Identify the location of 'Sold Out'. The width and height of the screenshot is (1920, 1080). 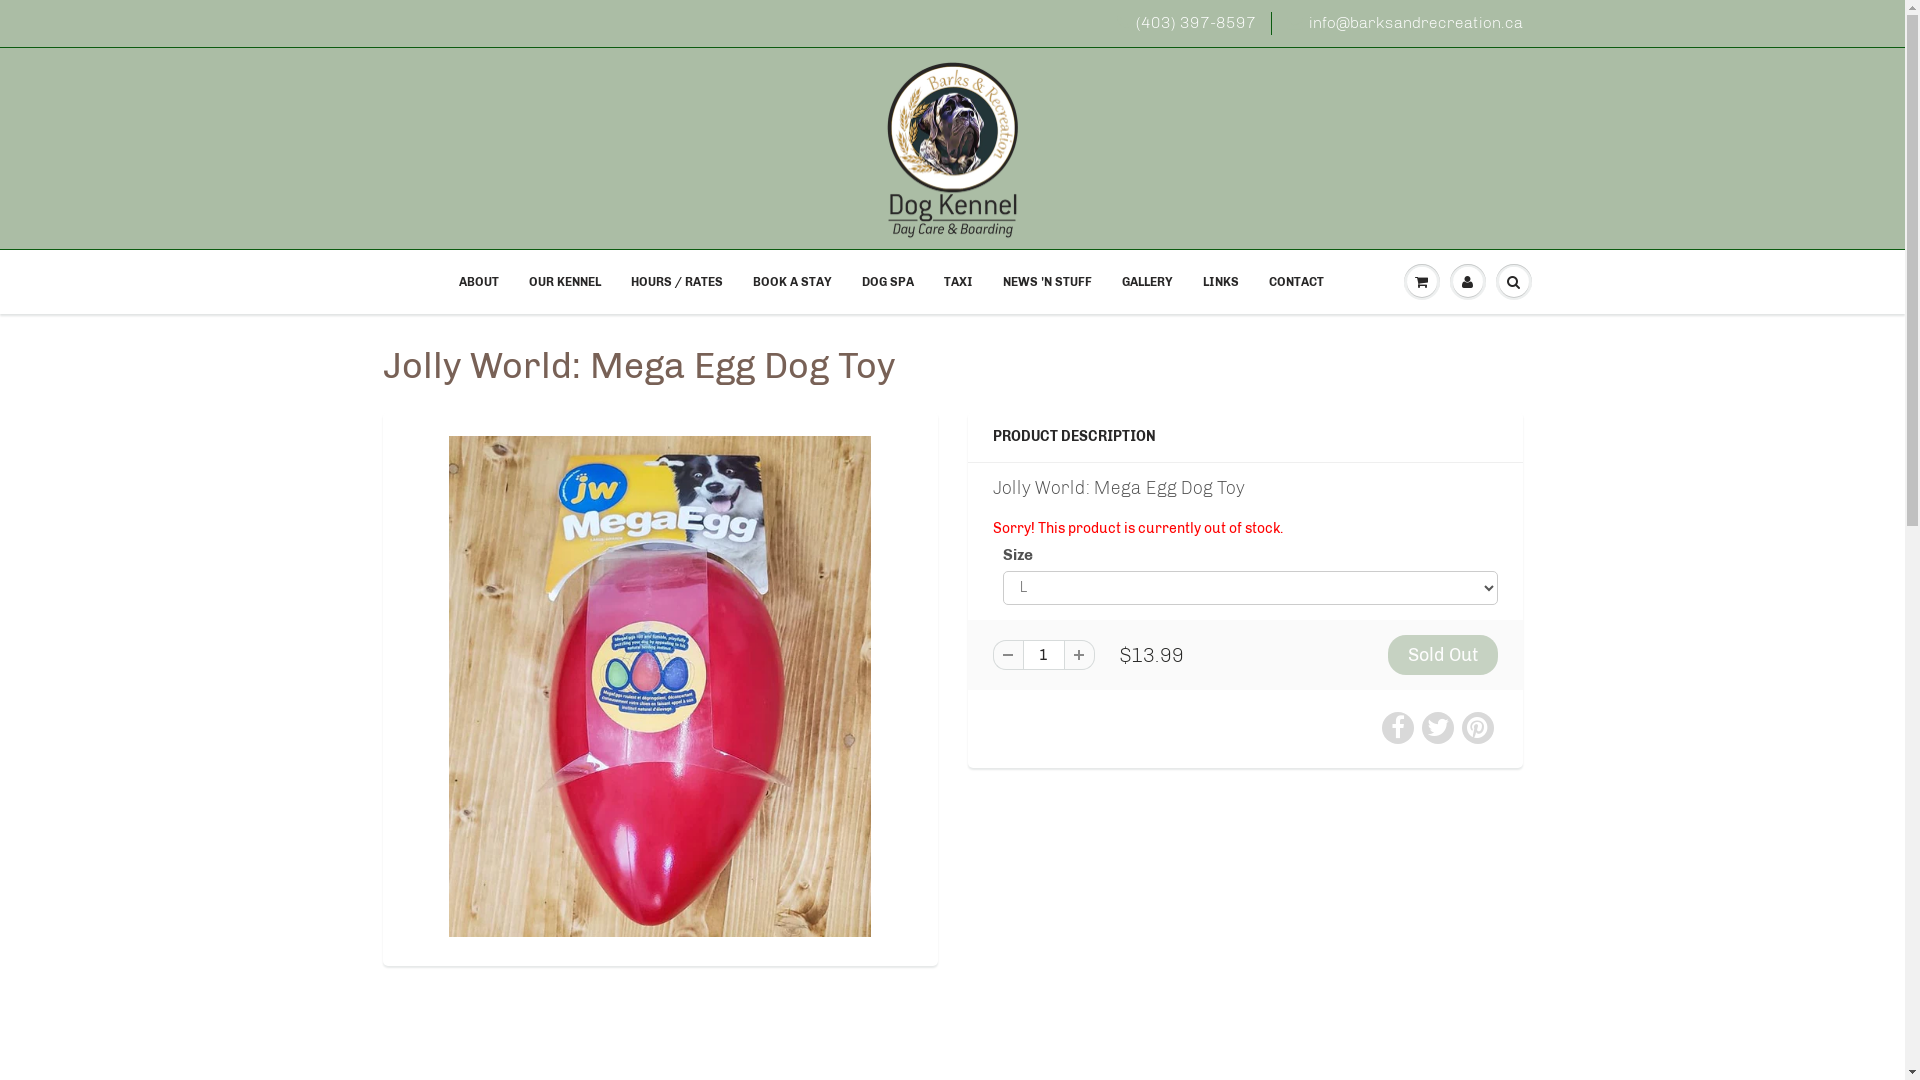
(1443, 655).